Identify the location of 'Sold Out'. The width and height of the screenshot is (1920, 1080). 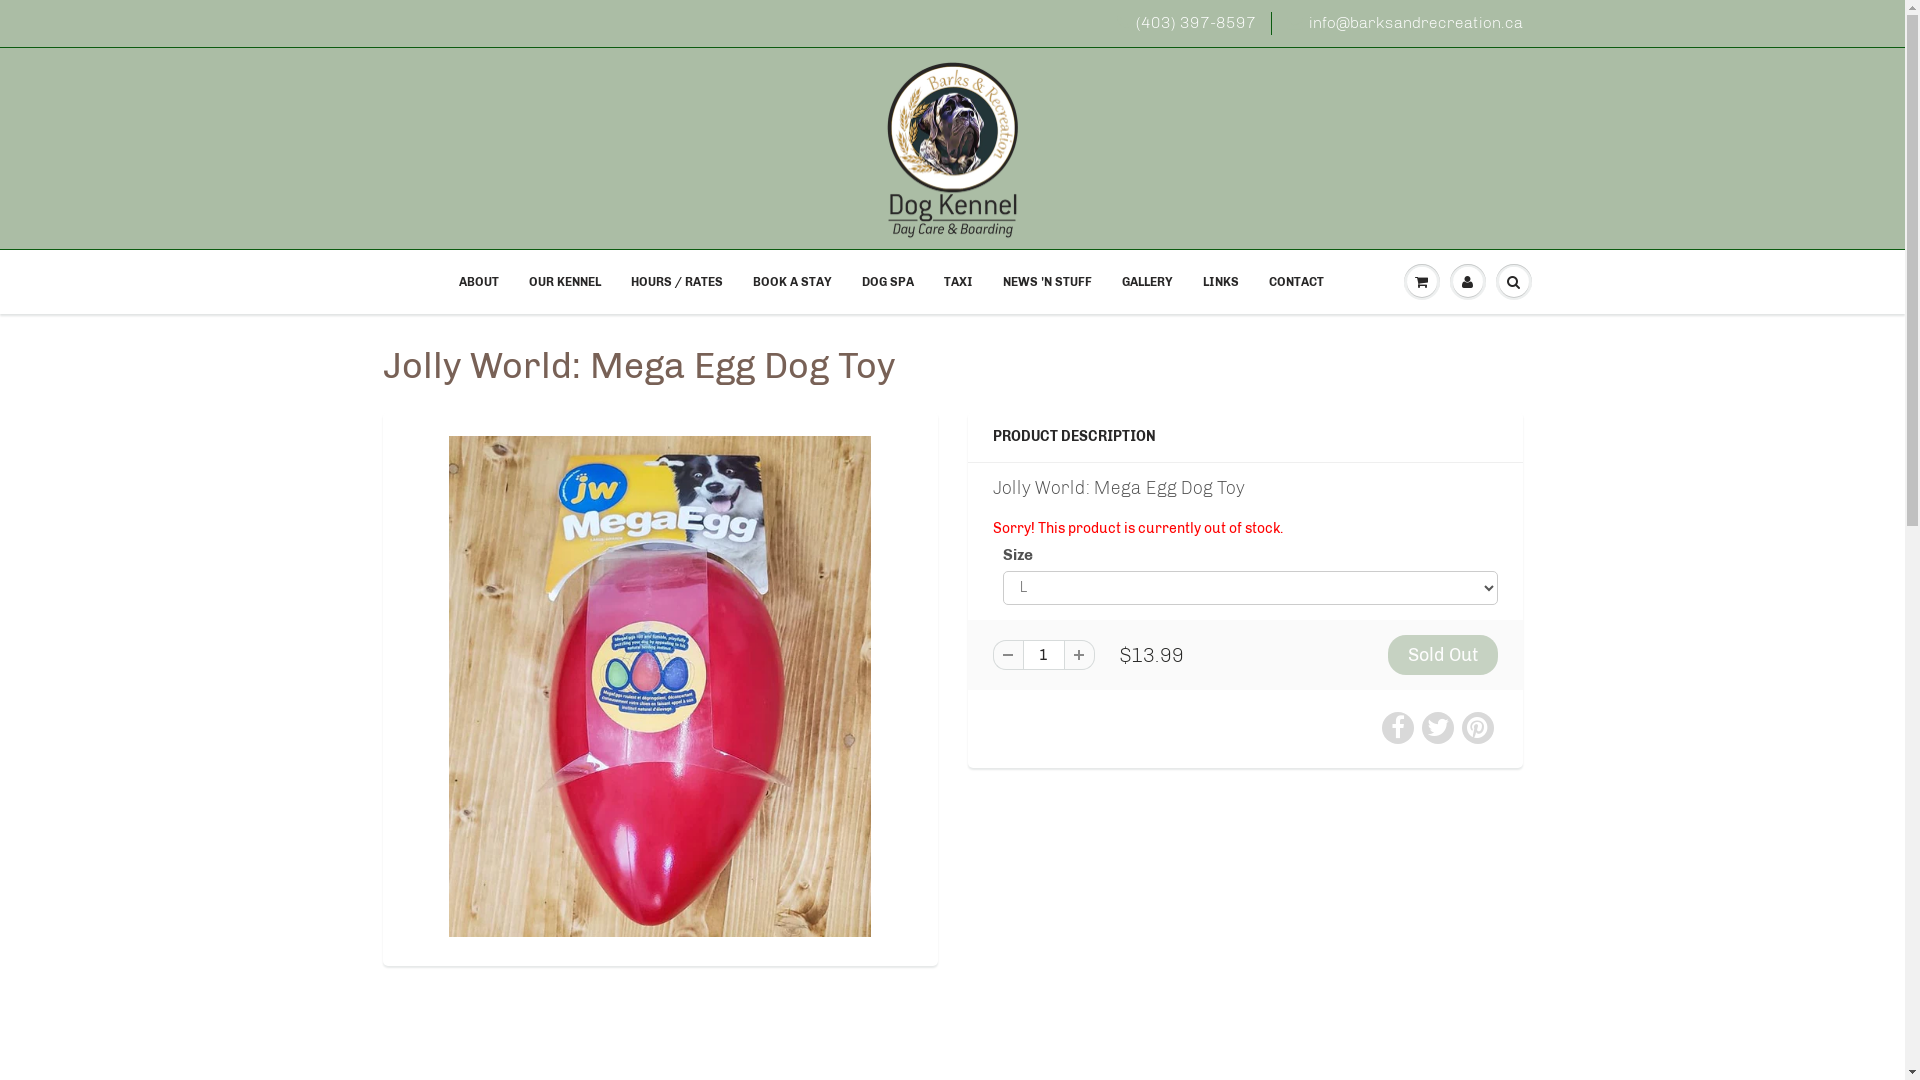
(1443, 655).